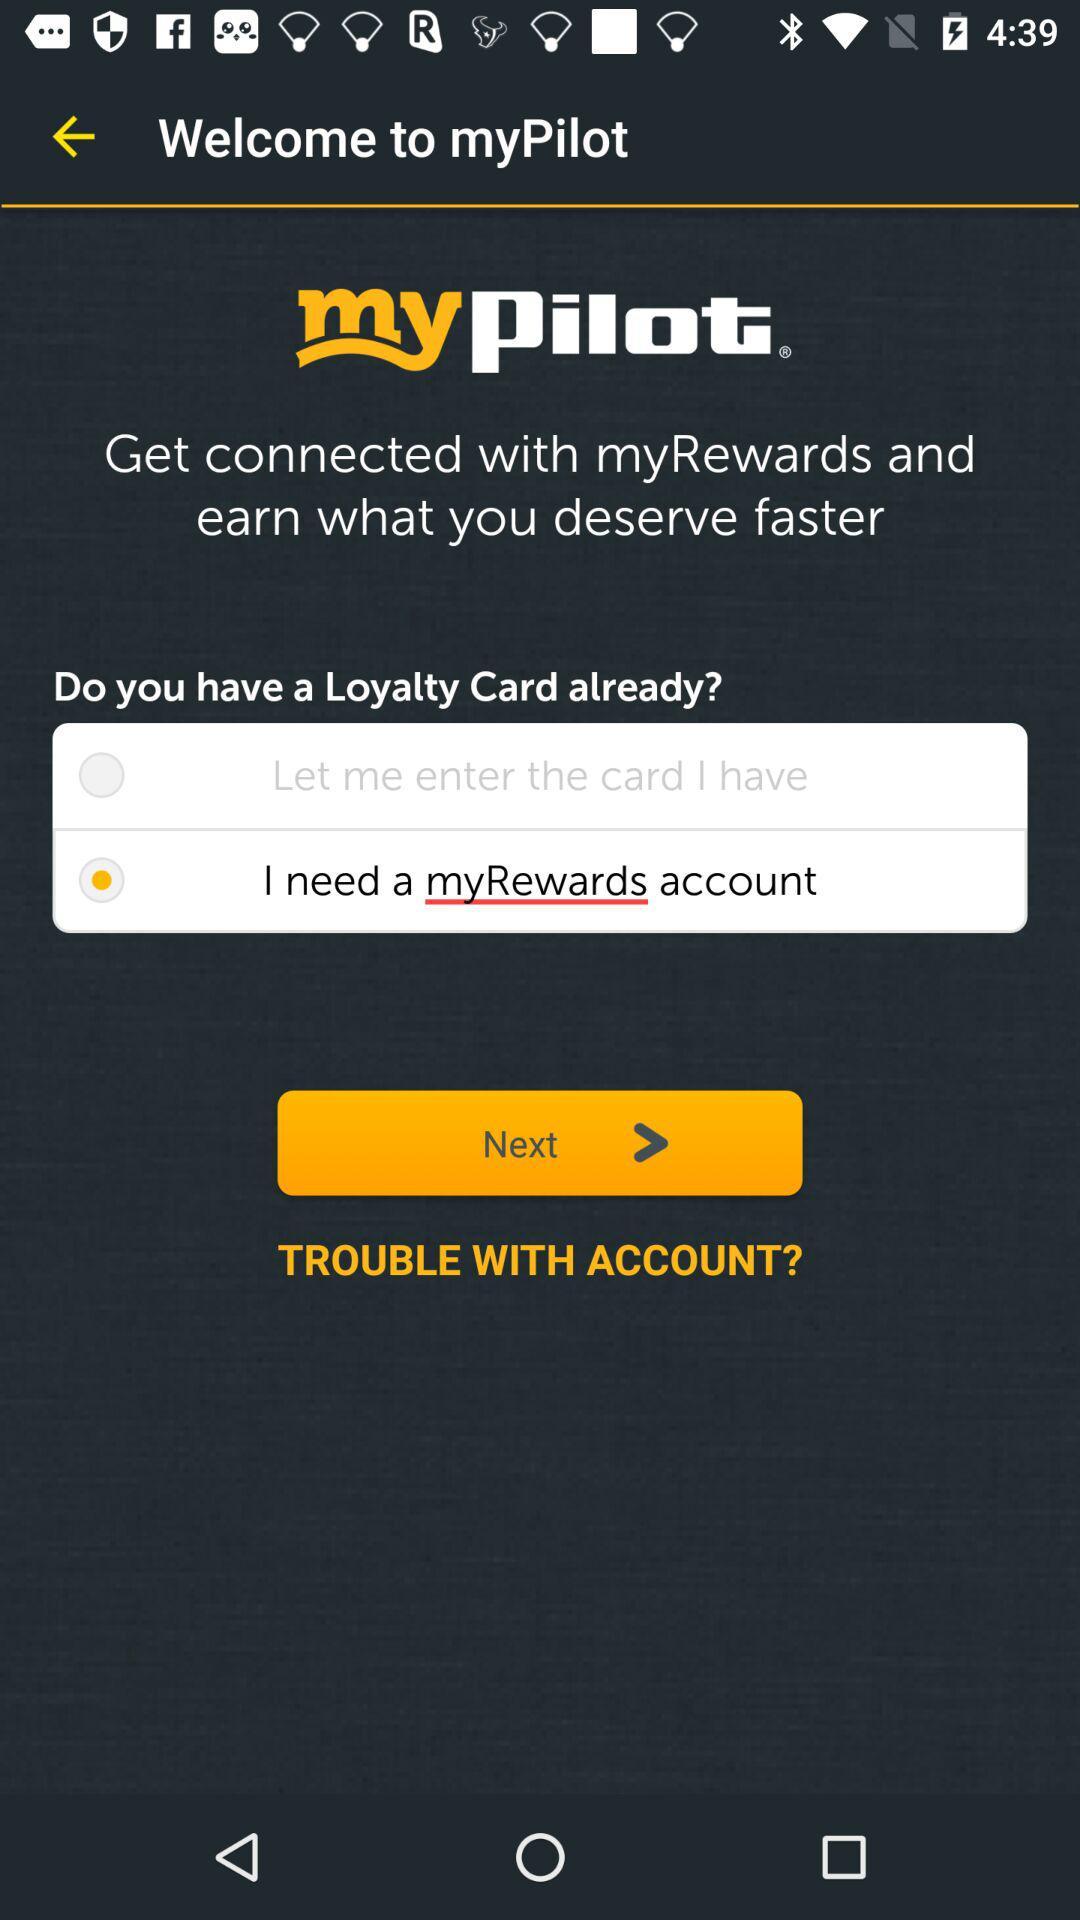 This screenshot has width=1080, height=1920. I want to click on the item above the trouble with account? item, so click(101, 880).